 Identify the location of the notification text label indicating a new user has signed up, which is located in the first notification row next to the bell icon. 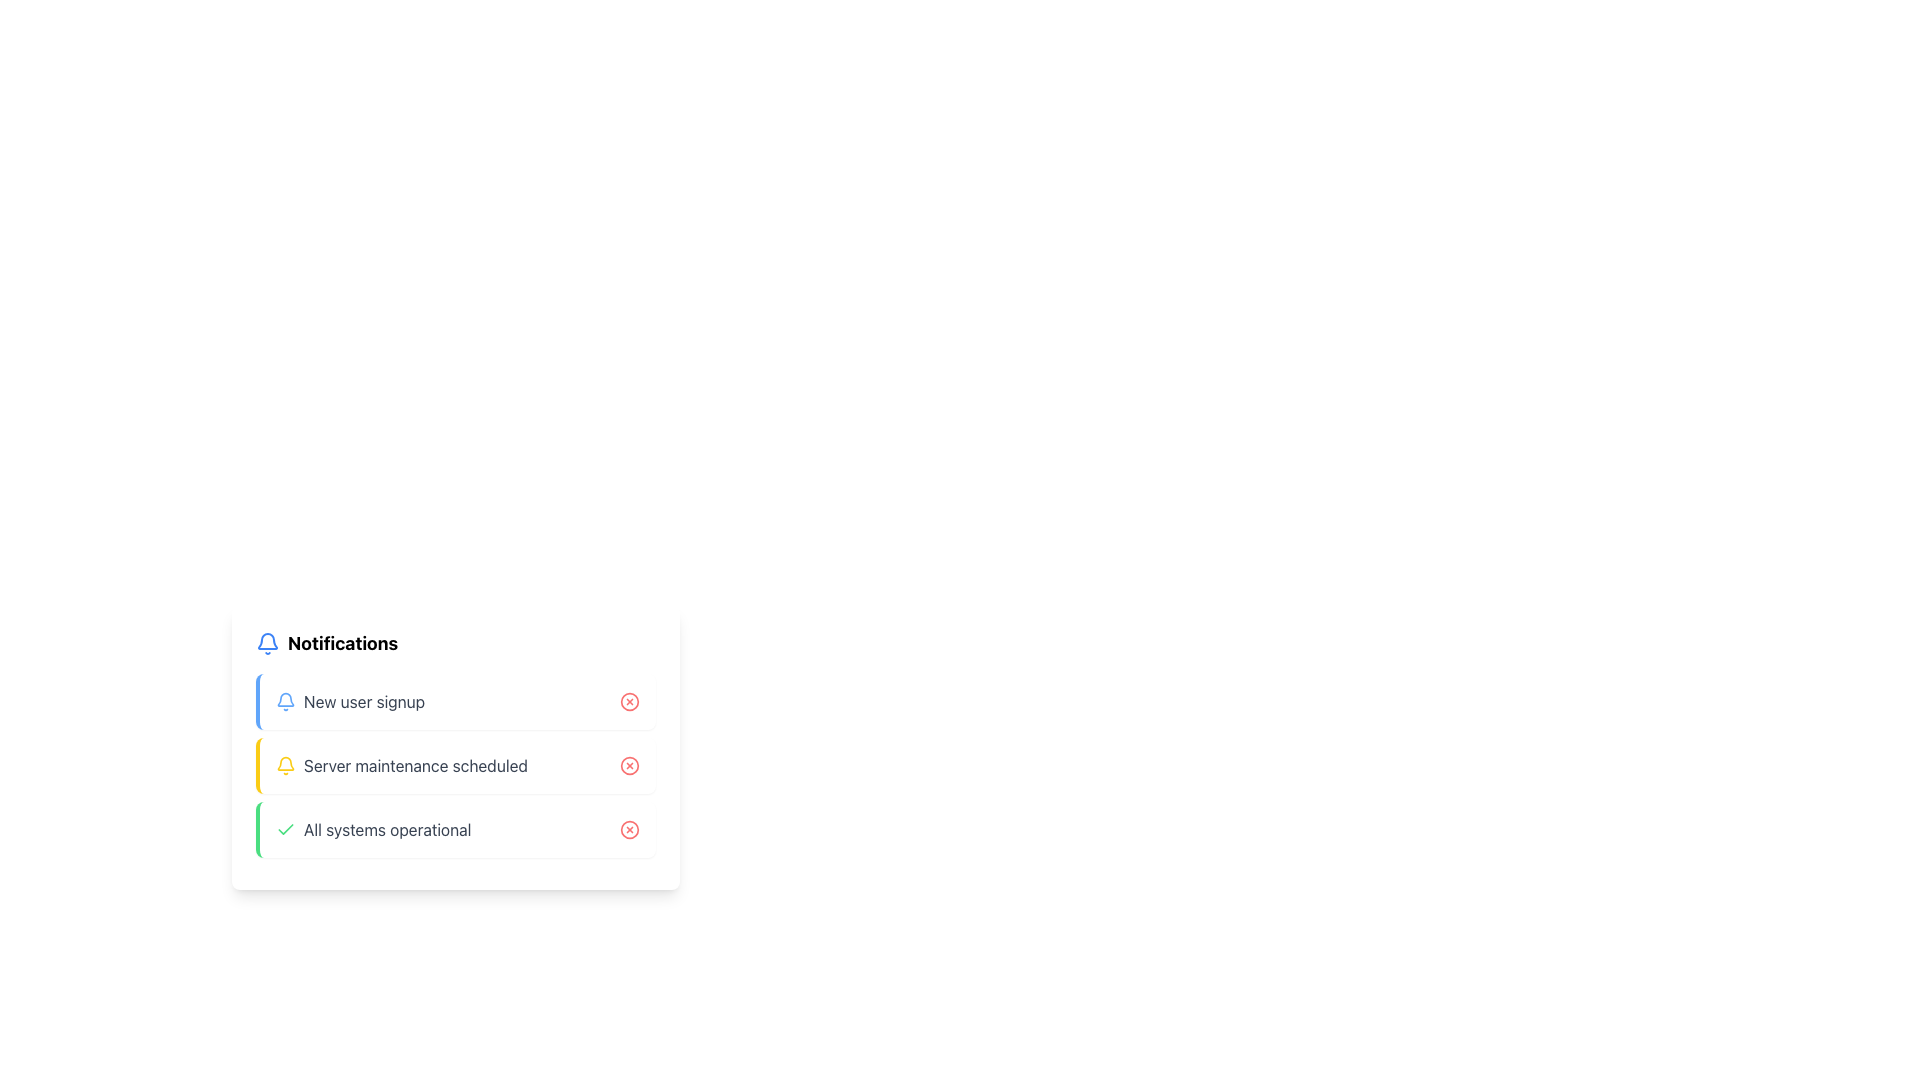
(364, 701).